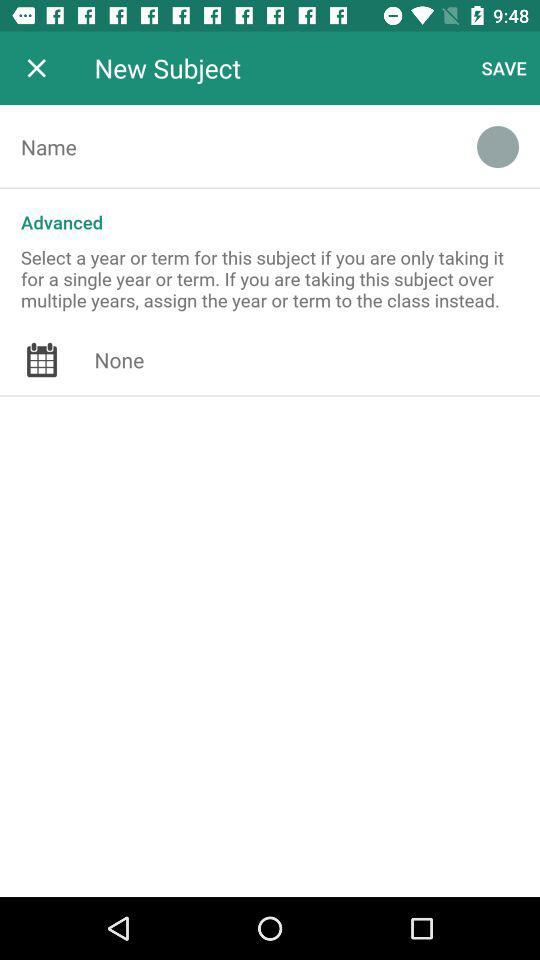 The width and height of the screenshot is (540, 960). I want to click on term name, so click(226, 145).